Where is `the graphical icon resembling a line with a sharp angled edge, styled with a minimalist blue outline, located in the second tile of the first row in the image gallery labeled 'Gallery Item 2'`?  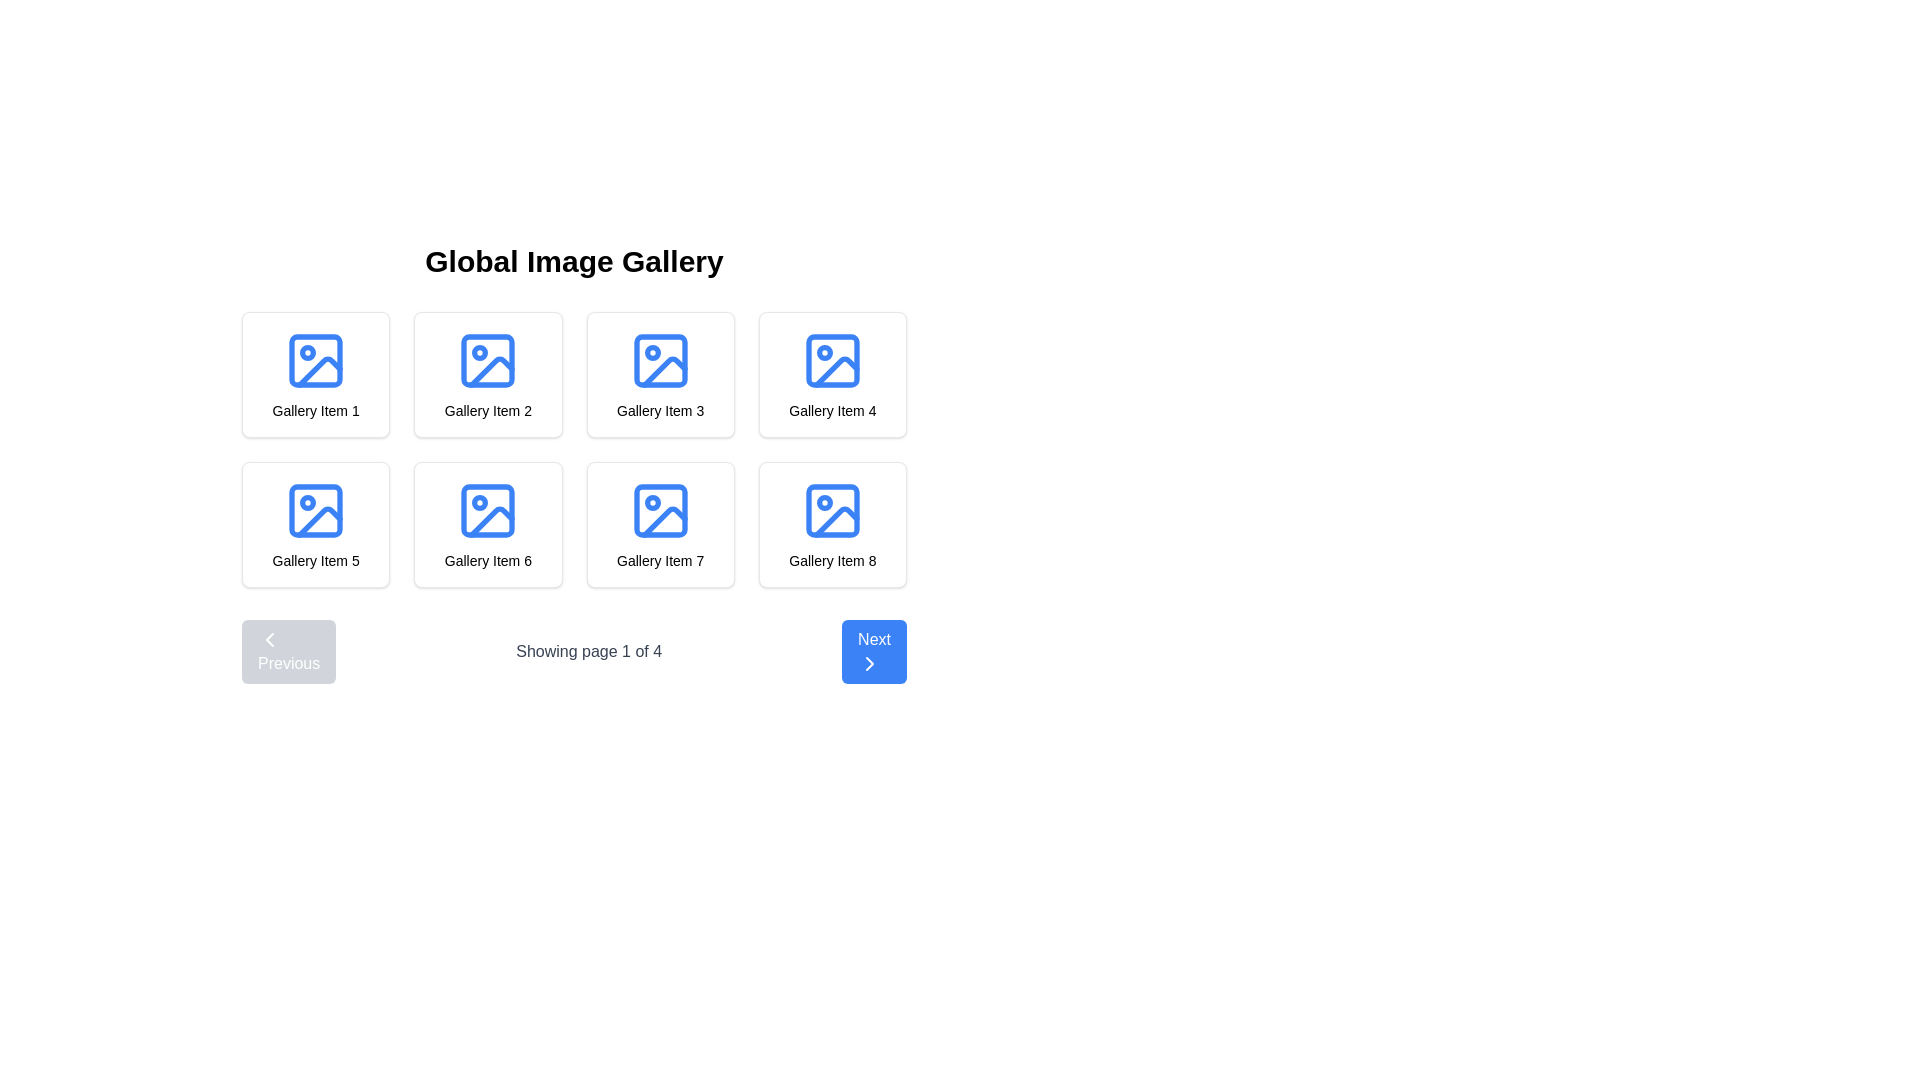 the graphical icon resembling a line with a sharp angled edge, styled with a minimalist blue outline, located in the second tile of the first row in the image gallery labeled 'Gallery Item 2' is located at coordinates (492, 372).